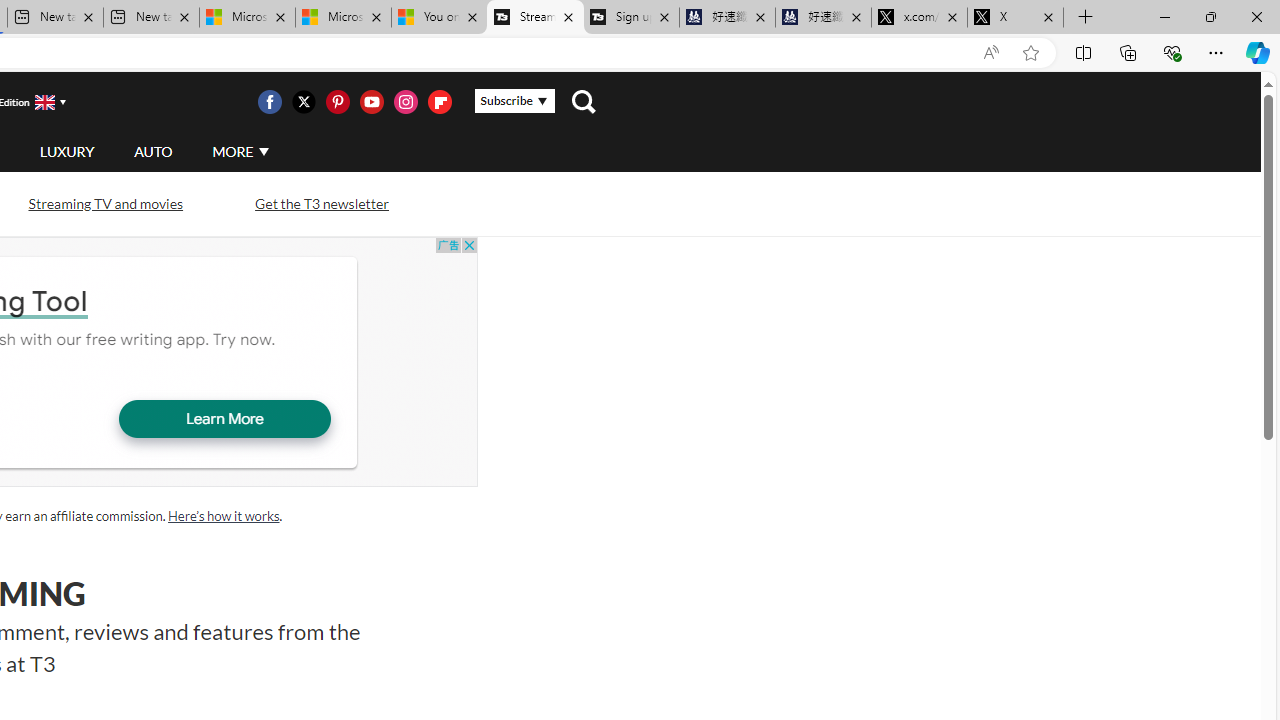 This screenshot has width=1280, height=720. I want to click on 'Class: svg-arrow-down', so click(263, 150).